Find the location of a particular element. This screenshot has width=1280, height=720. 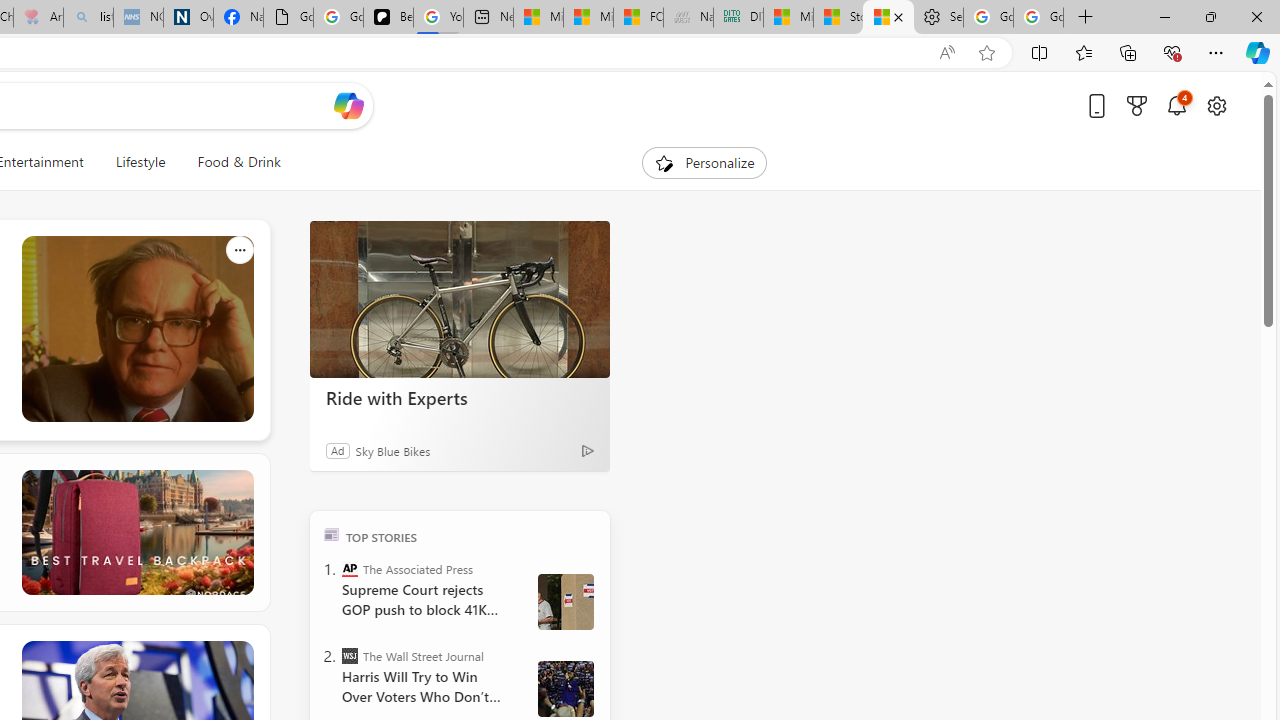

'The Wall Street Journal' is located at coordinates (350, 655).